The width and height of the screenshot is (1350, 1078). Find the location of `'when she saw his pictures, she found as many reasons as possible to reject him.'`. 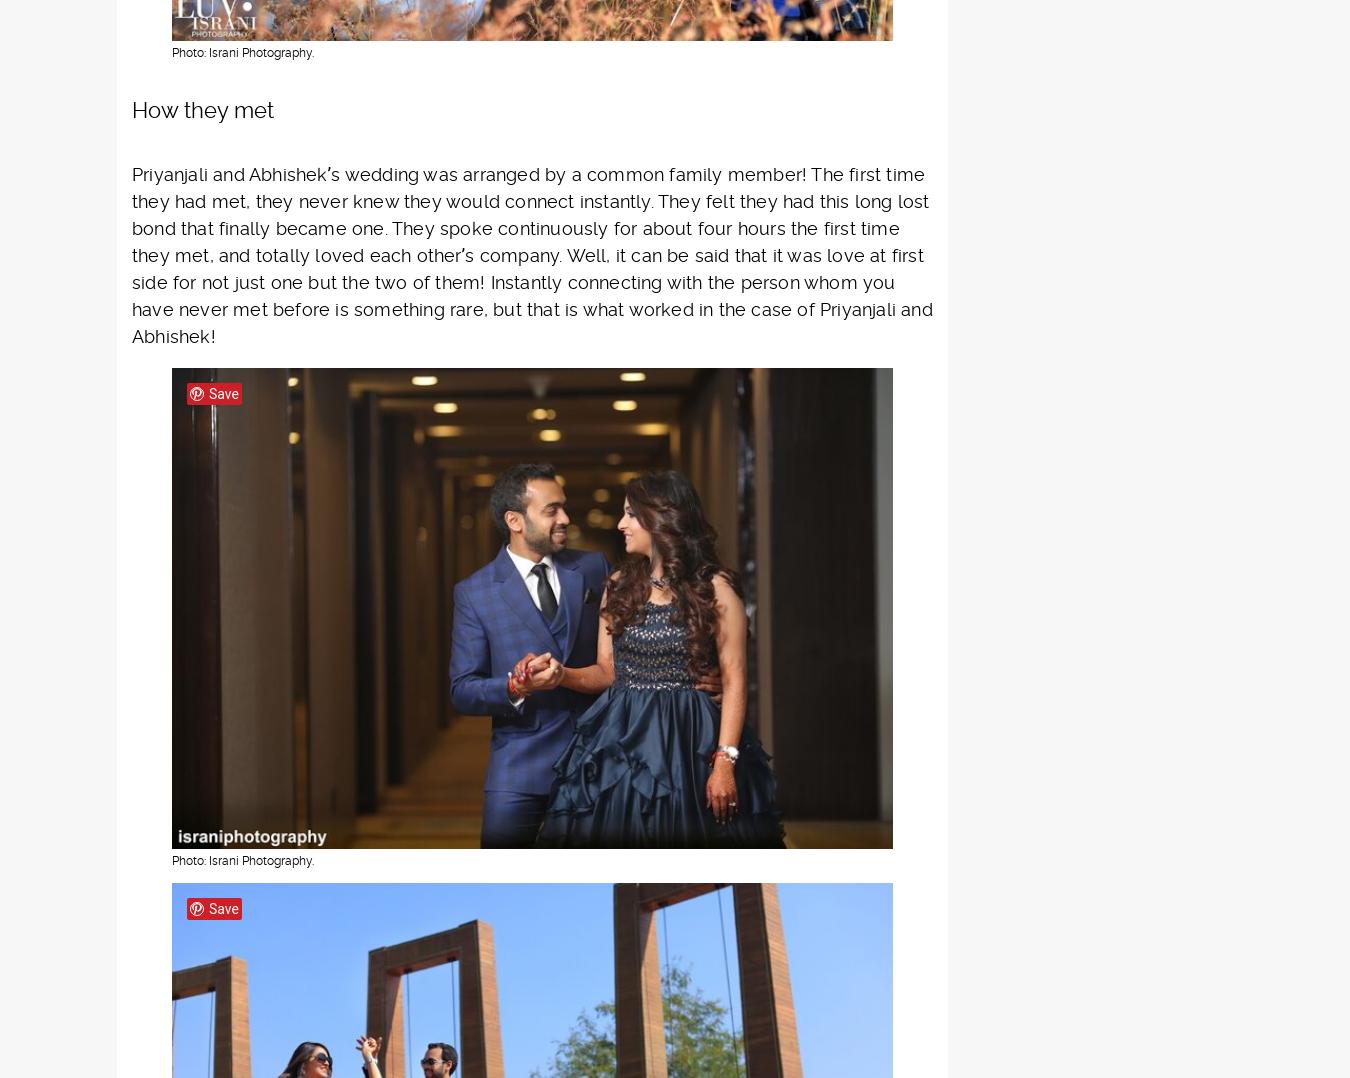

'when she saw his pictures, she found as many reasons as possible to reject him.' is located at coordinates (520, 65).